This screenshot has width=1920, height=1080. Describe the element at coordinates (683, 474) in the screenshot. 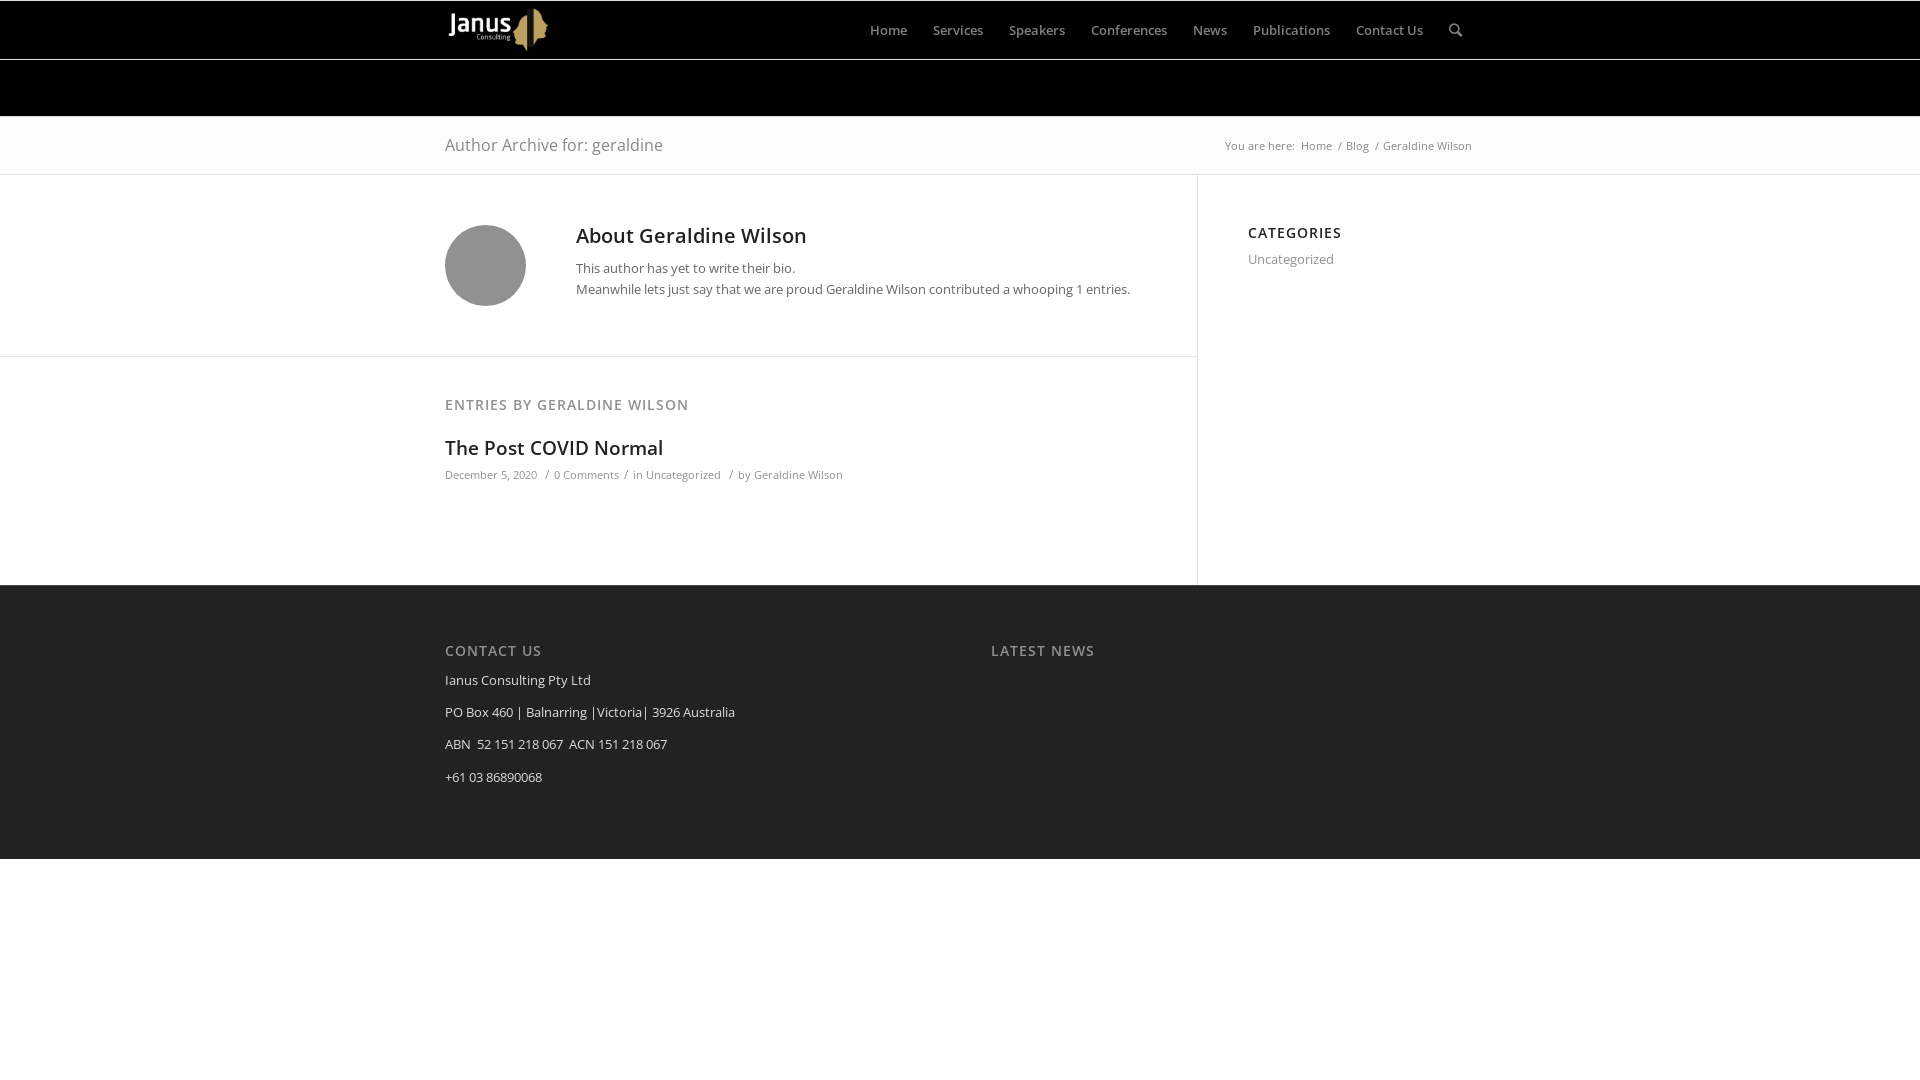

I see `'Uncategorized'` at that location.